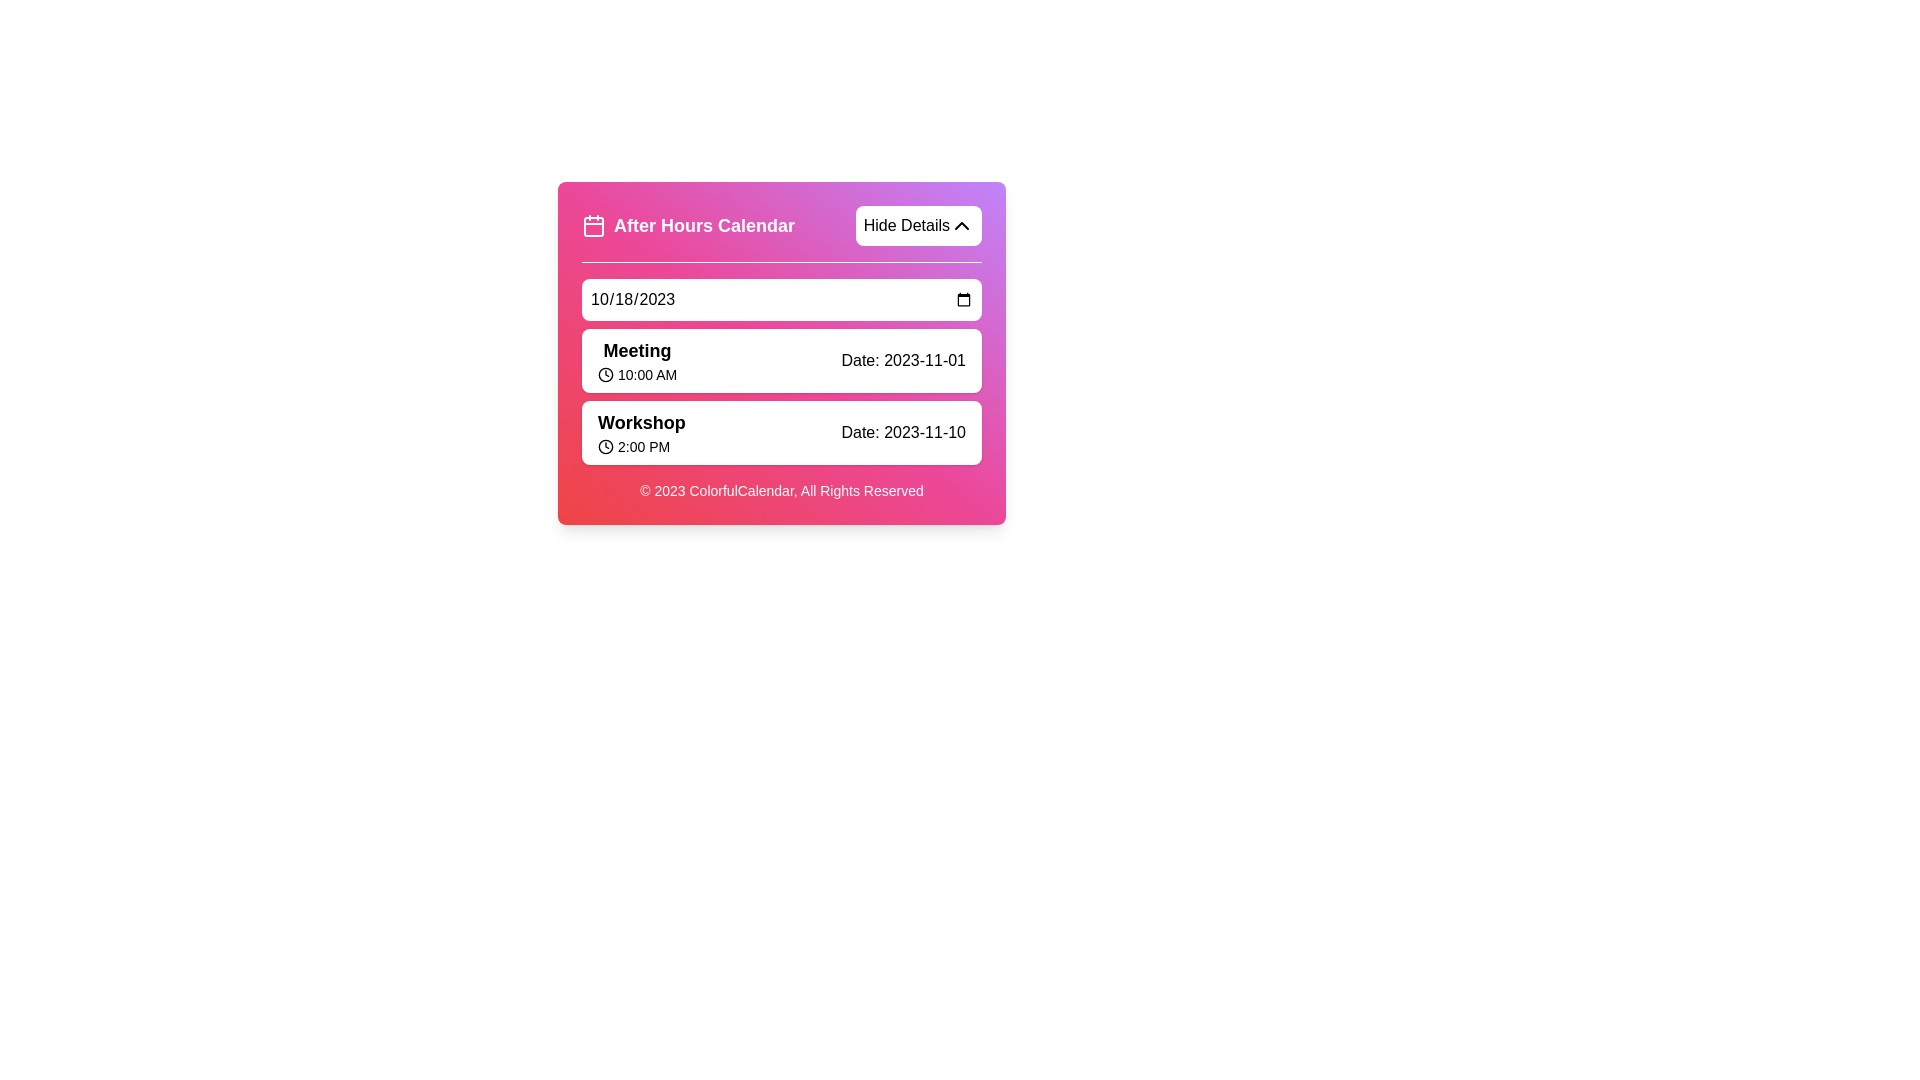  Describe the element at coordinates (902, 361) in the screenshot. I see `displayed date located to the far right of the 'Meeting' text within the structured list item of the card` at that location.